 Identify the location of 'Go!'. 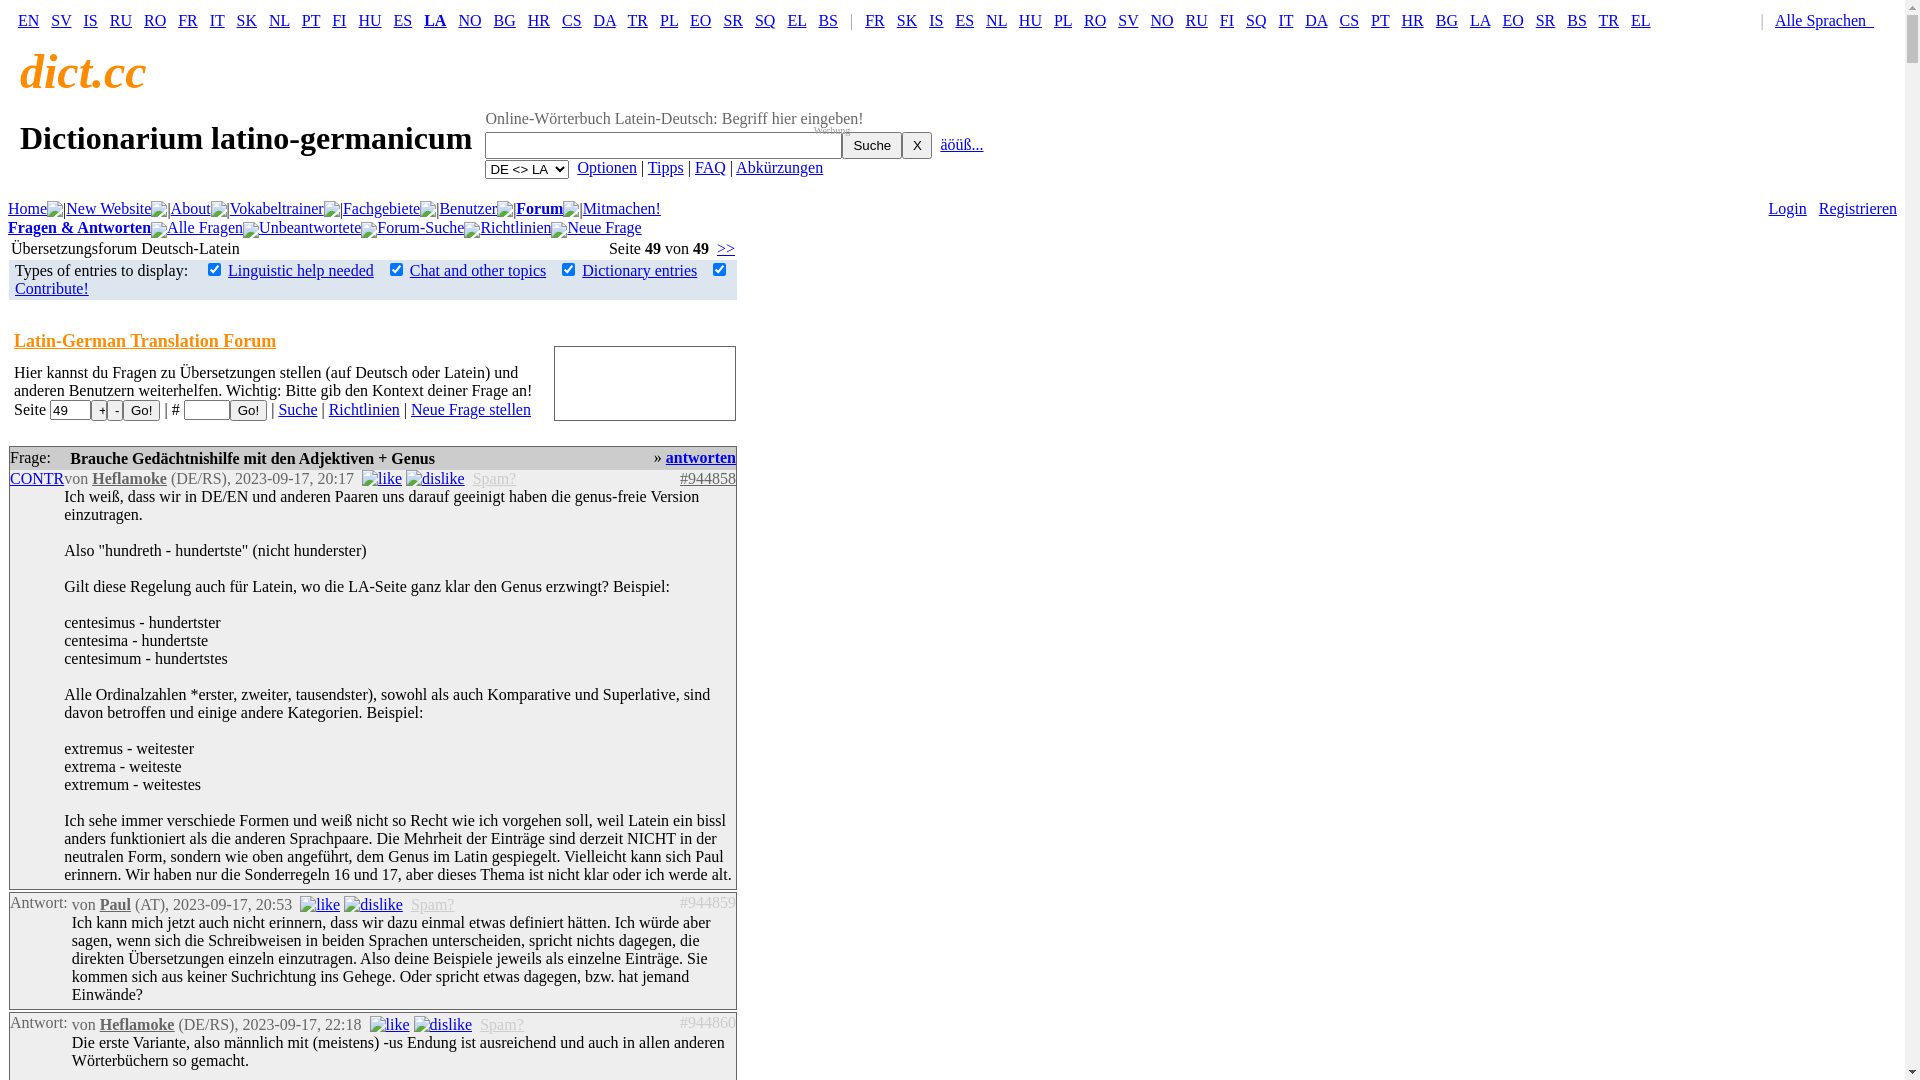
(247, 409).